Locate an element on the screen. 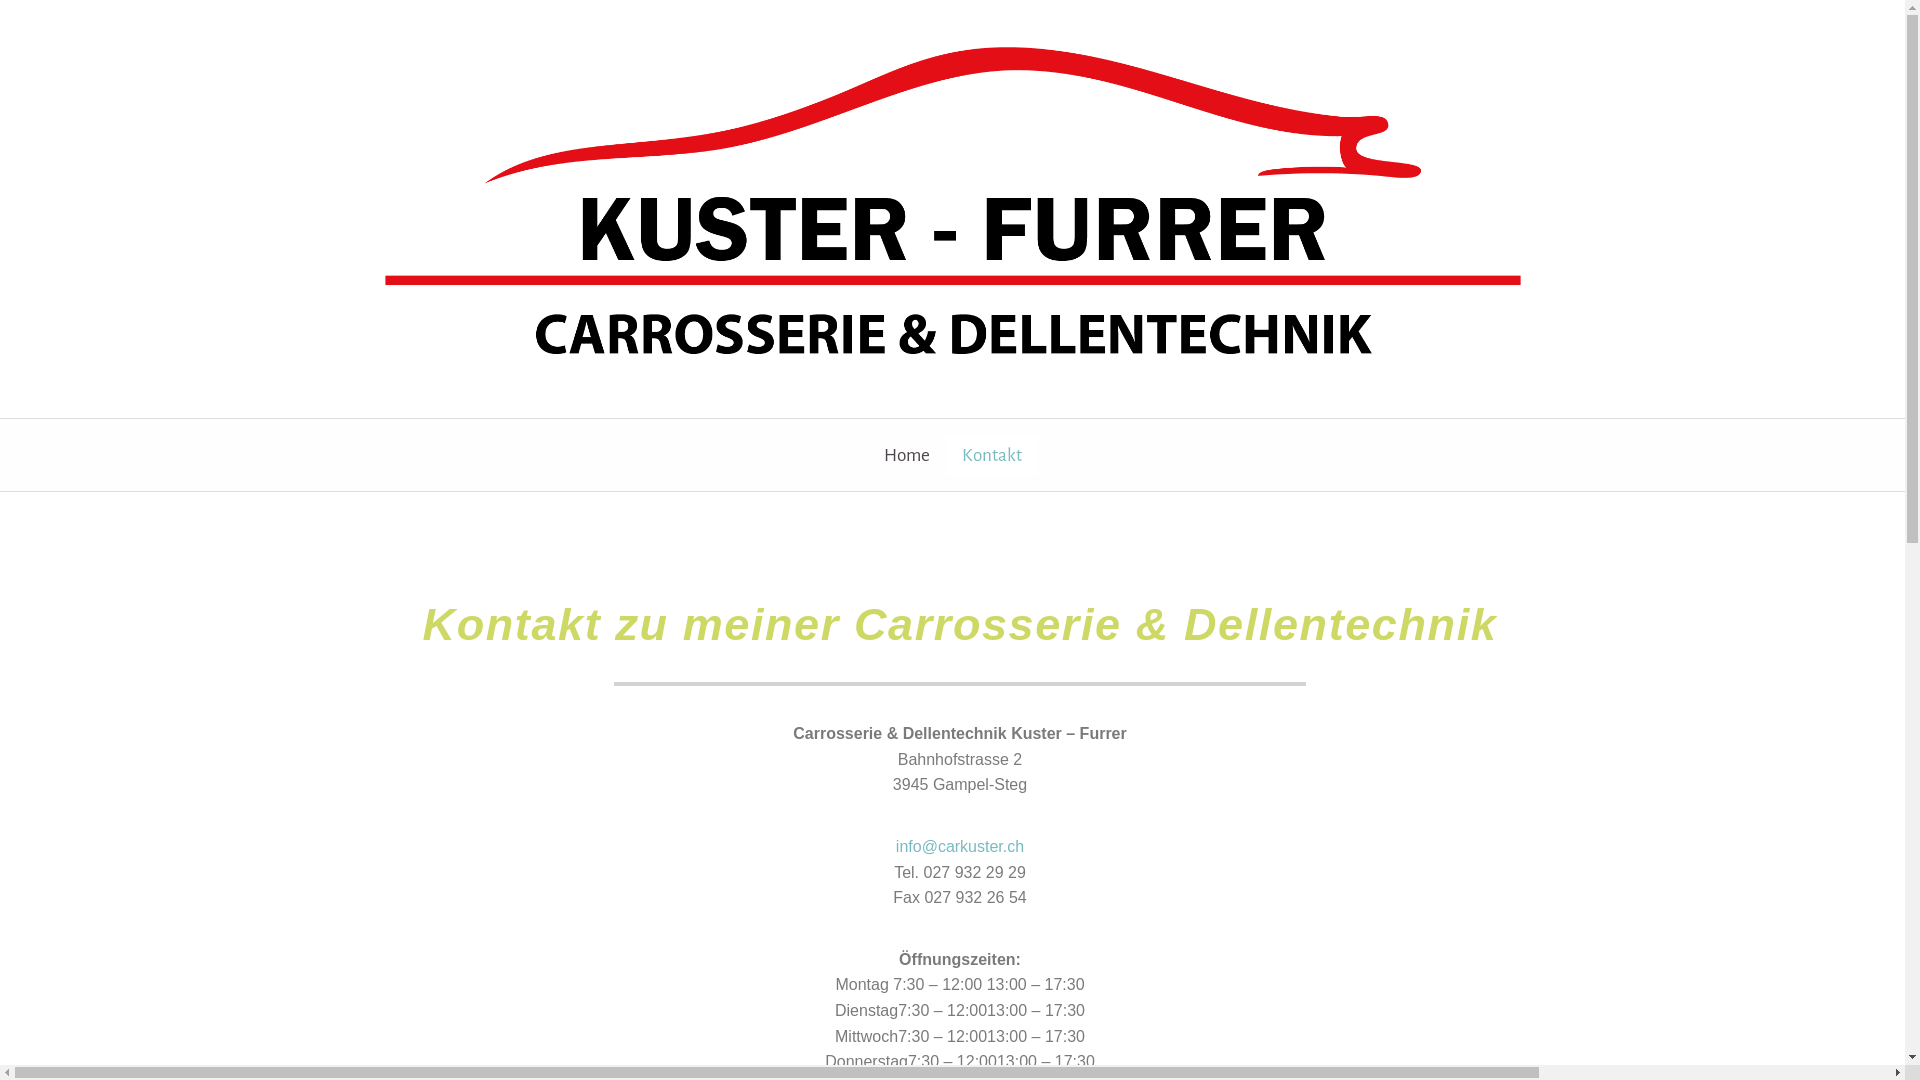  'Home' is located at coordinates (906, 455).